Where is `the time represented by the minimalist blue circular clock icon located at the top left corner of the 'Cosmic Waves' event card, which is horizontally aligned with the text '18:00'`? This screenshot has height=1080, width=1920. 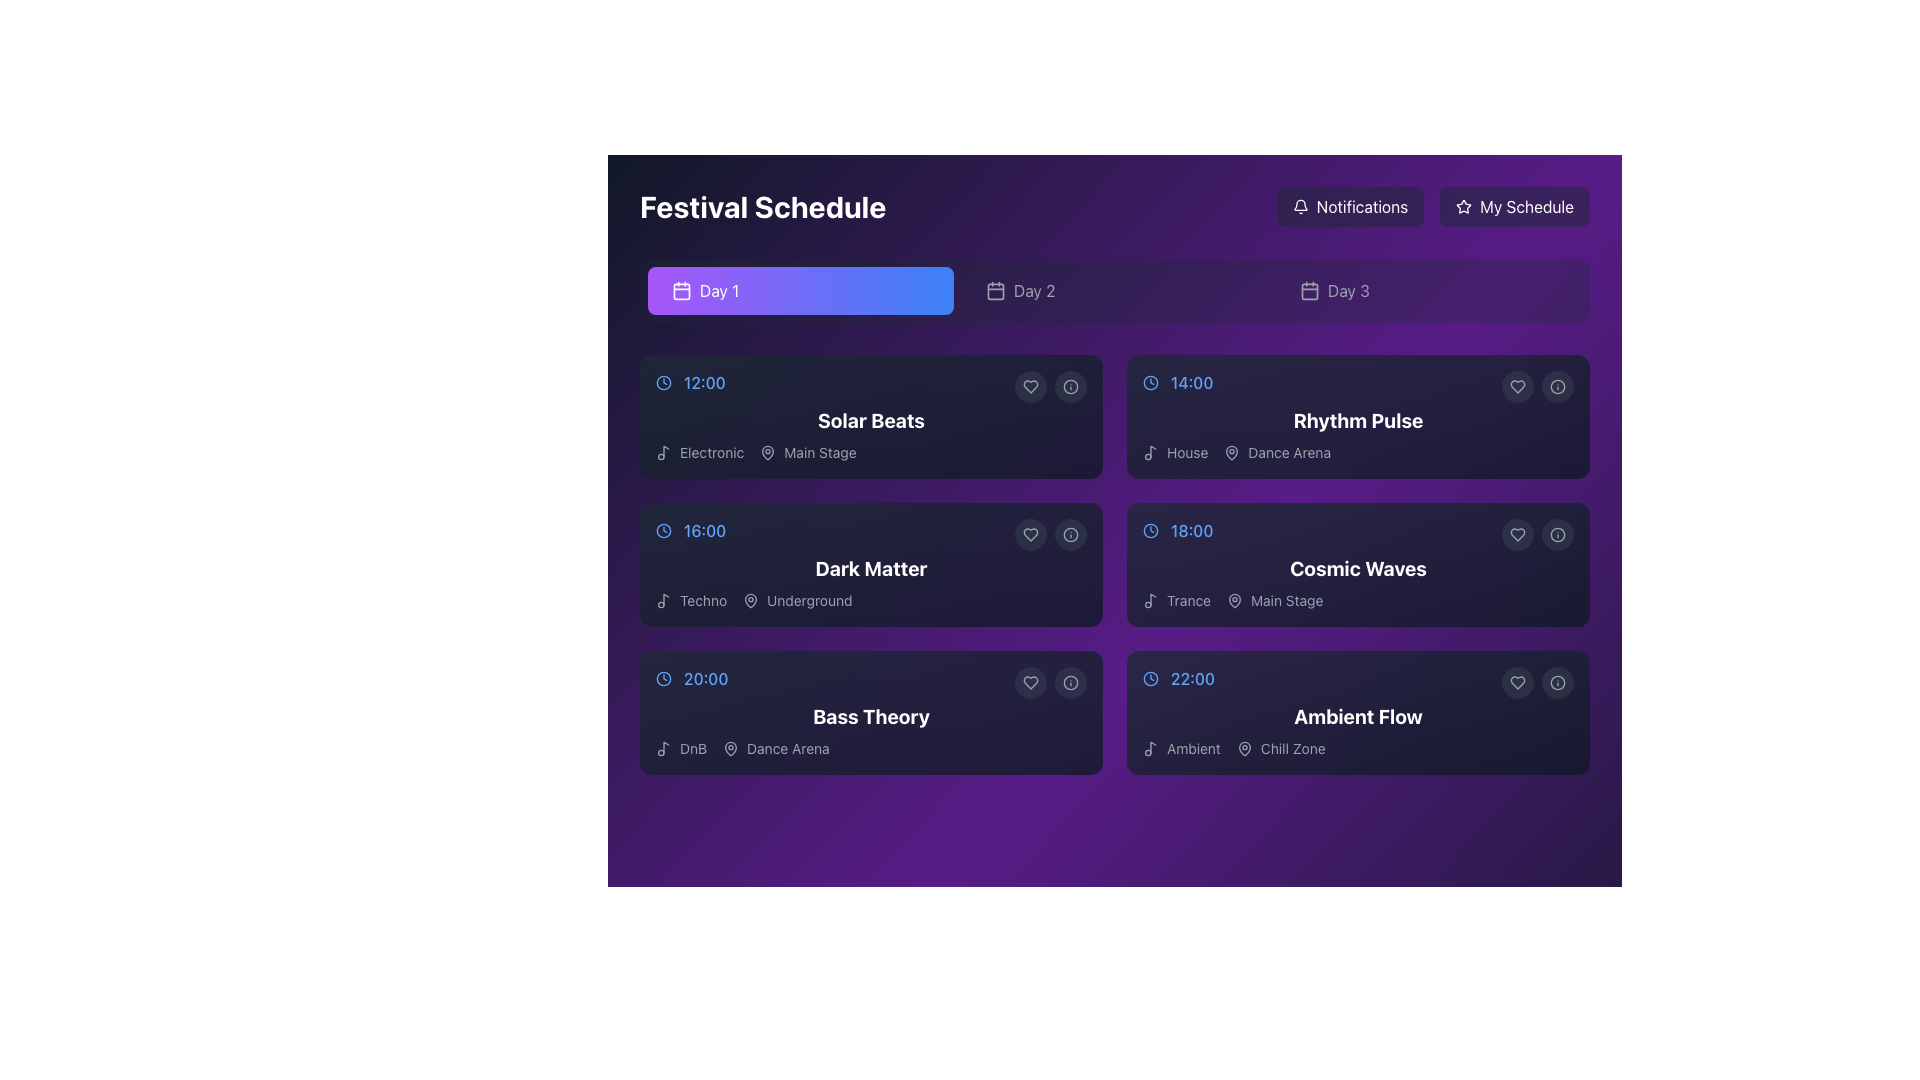 the time represented by the minimalist blue circular clock icon located at the top left corner of the 'Cosmic Waves' event card, which is horizontally aligned with the text '18:00' is located at coordinates (1151, 530).